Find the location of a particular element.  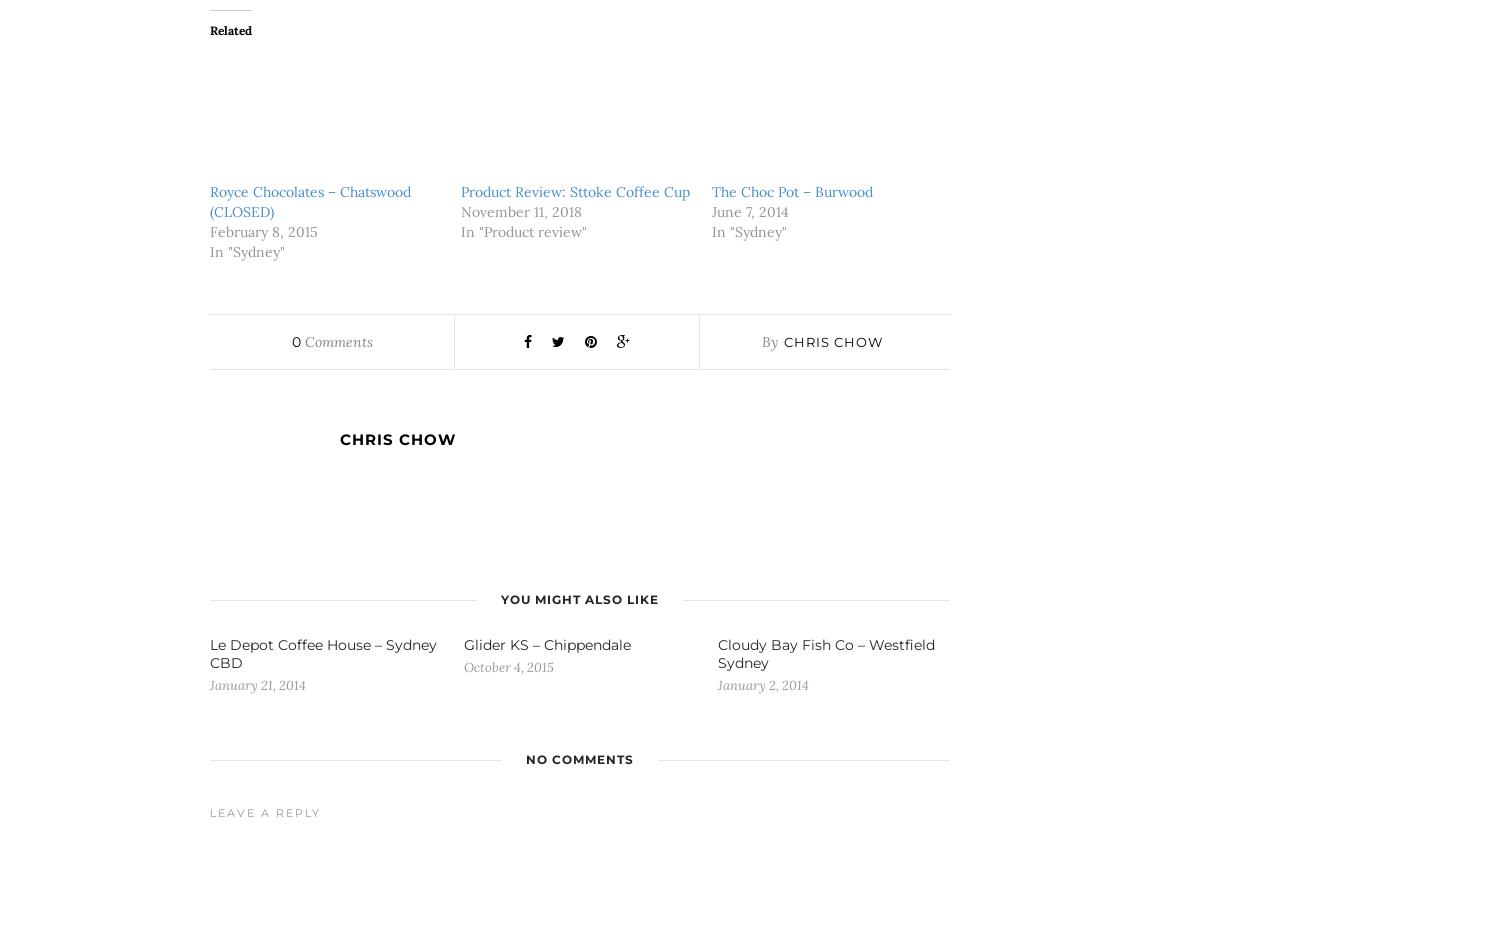

'0' is located at coordinates (295, 341).